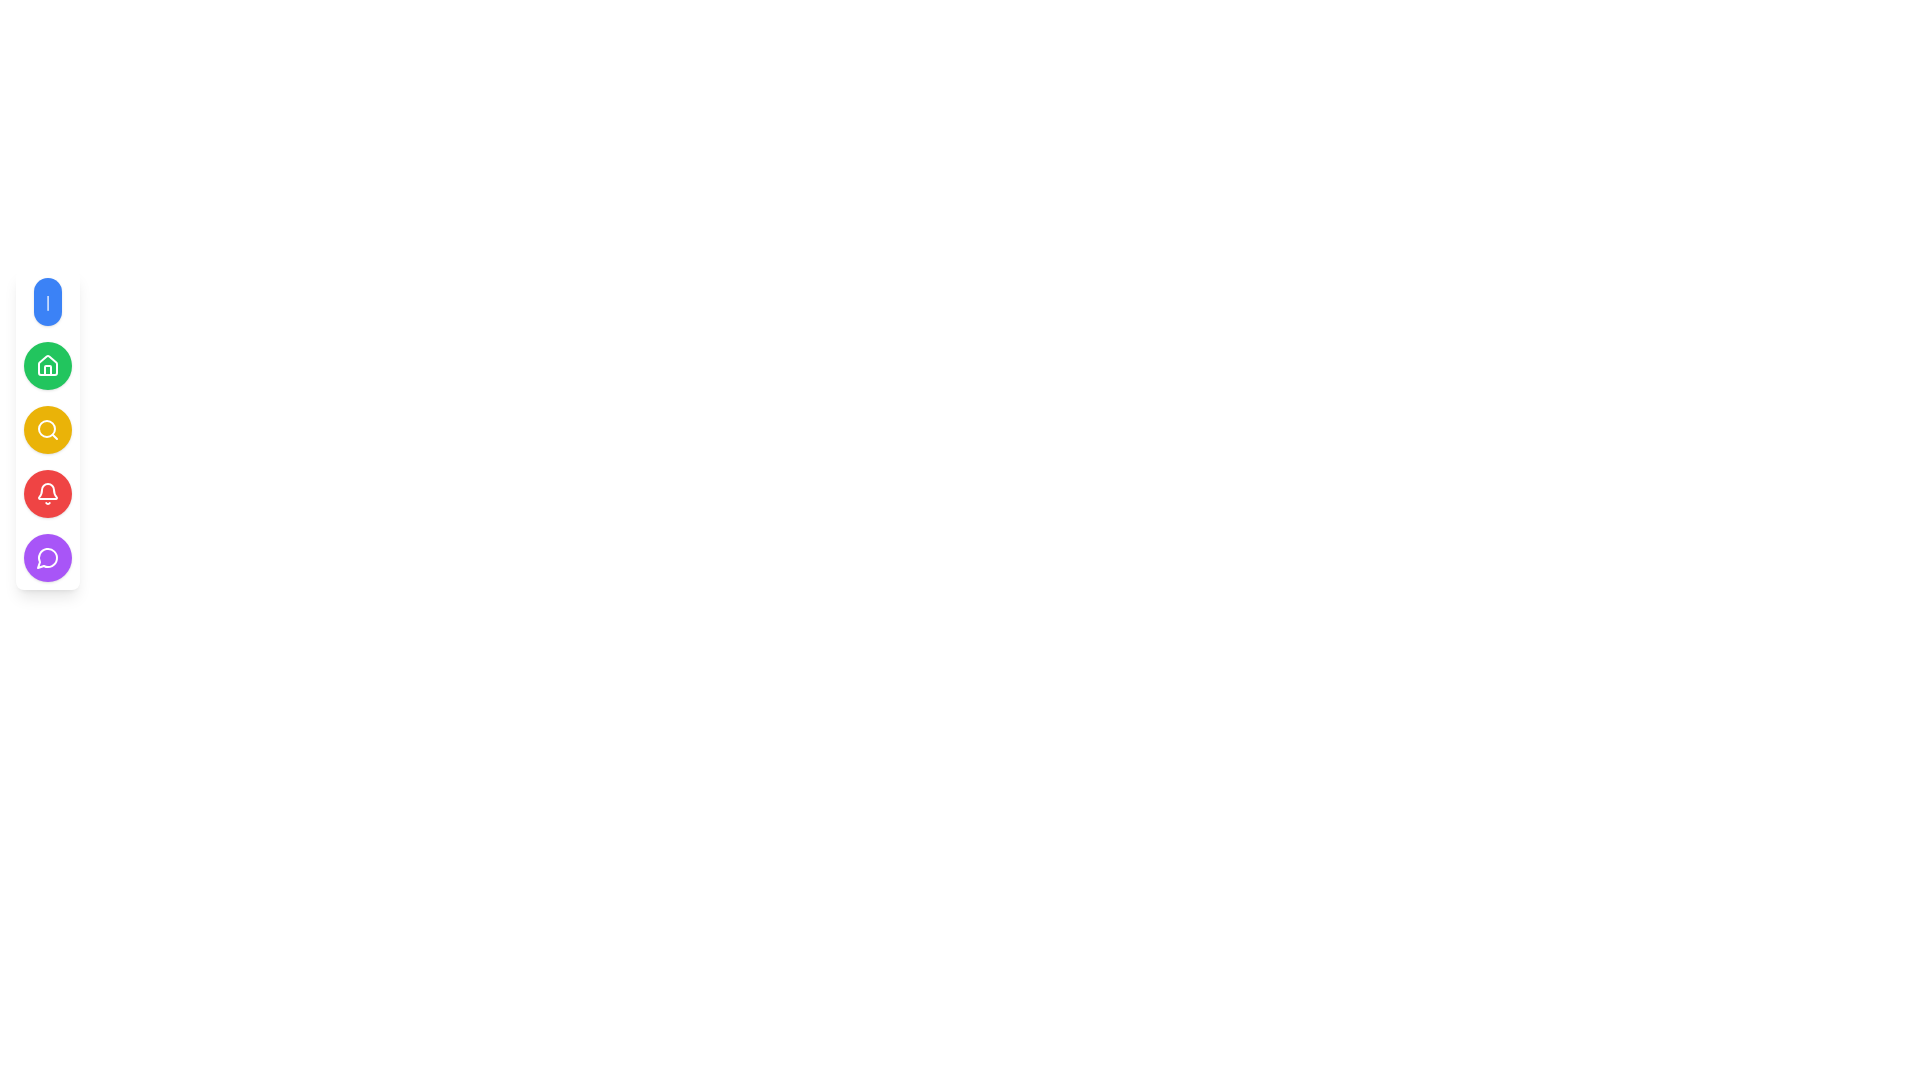  What do you see at coordinates (48, 428) in the screenshot?
I see `the search icon embedded in the third button from the top in the vertical navigation menu on the left` at bounding box center [48, 428].